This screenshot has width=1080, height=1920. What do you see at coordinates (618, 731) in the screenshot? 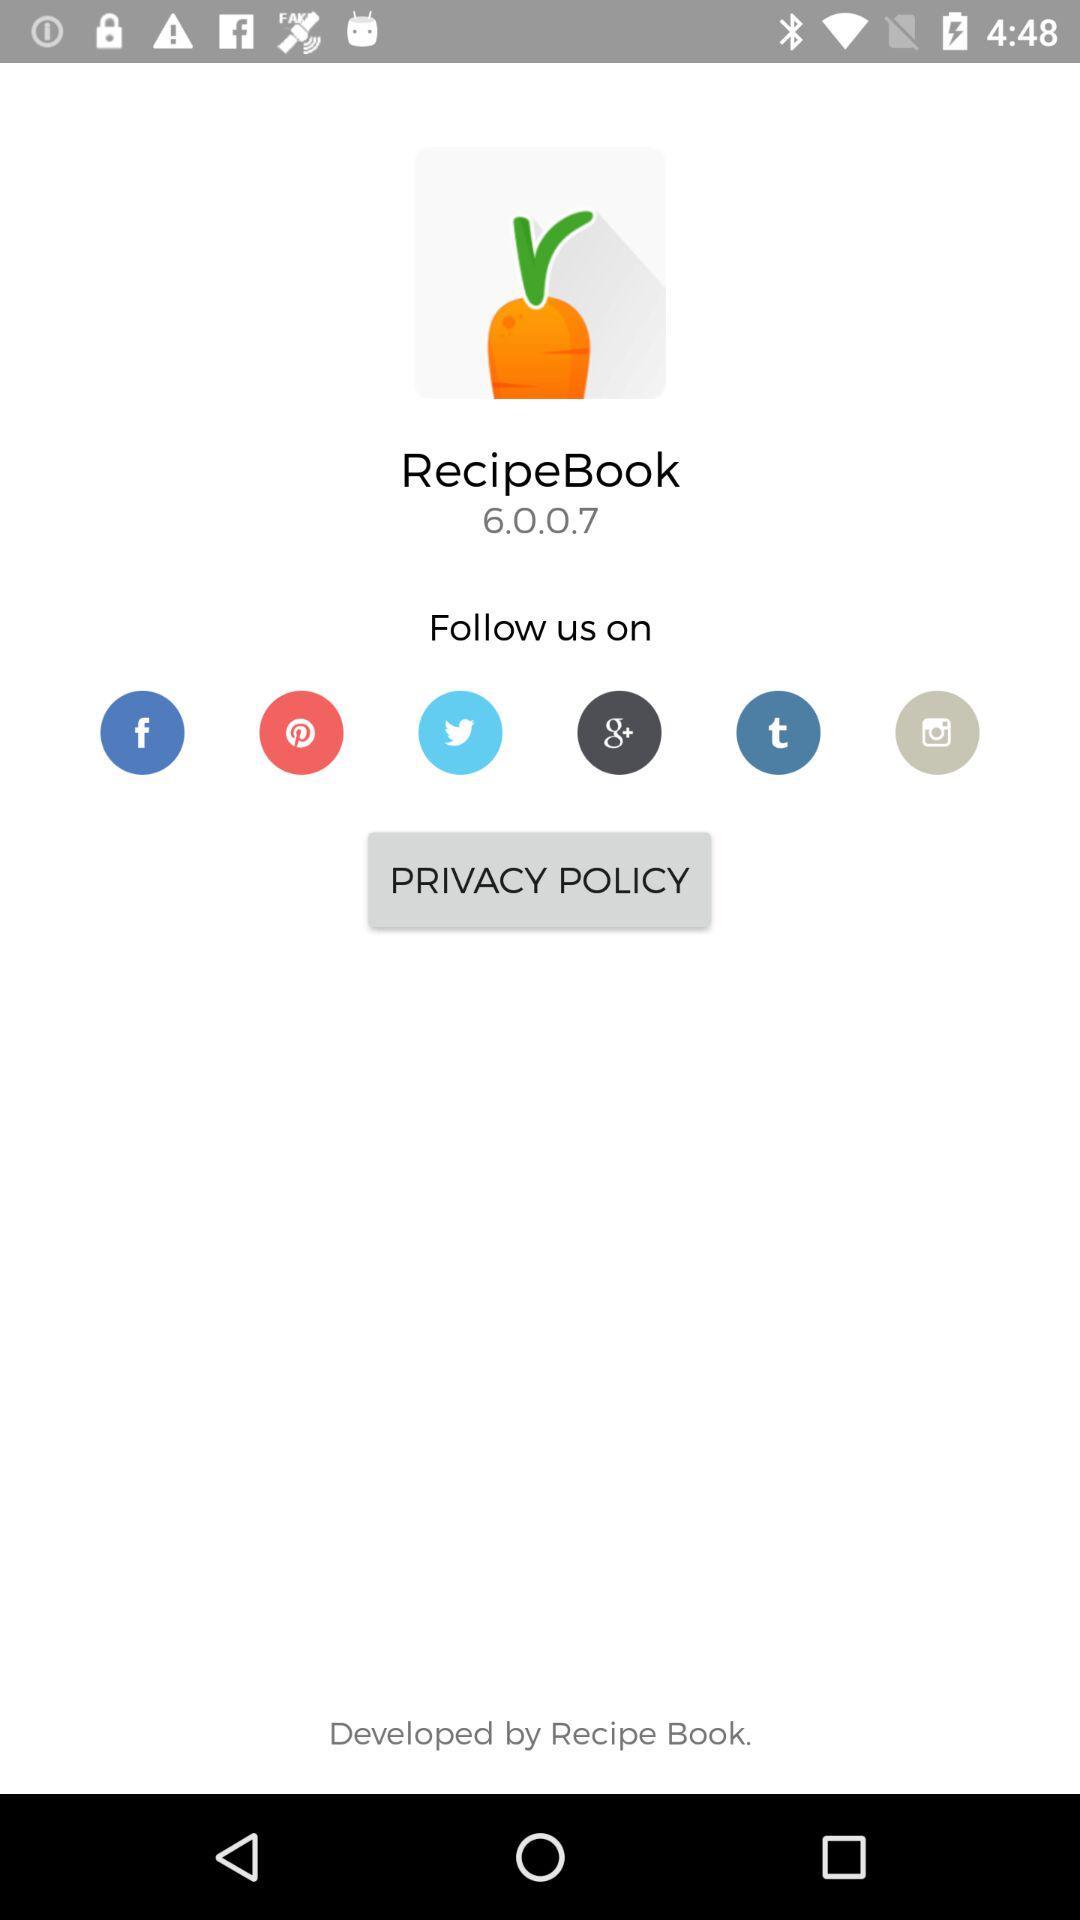
I see `google` at bounding box center [618, 731].